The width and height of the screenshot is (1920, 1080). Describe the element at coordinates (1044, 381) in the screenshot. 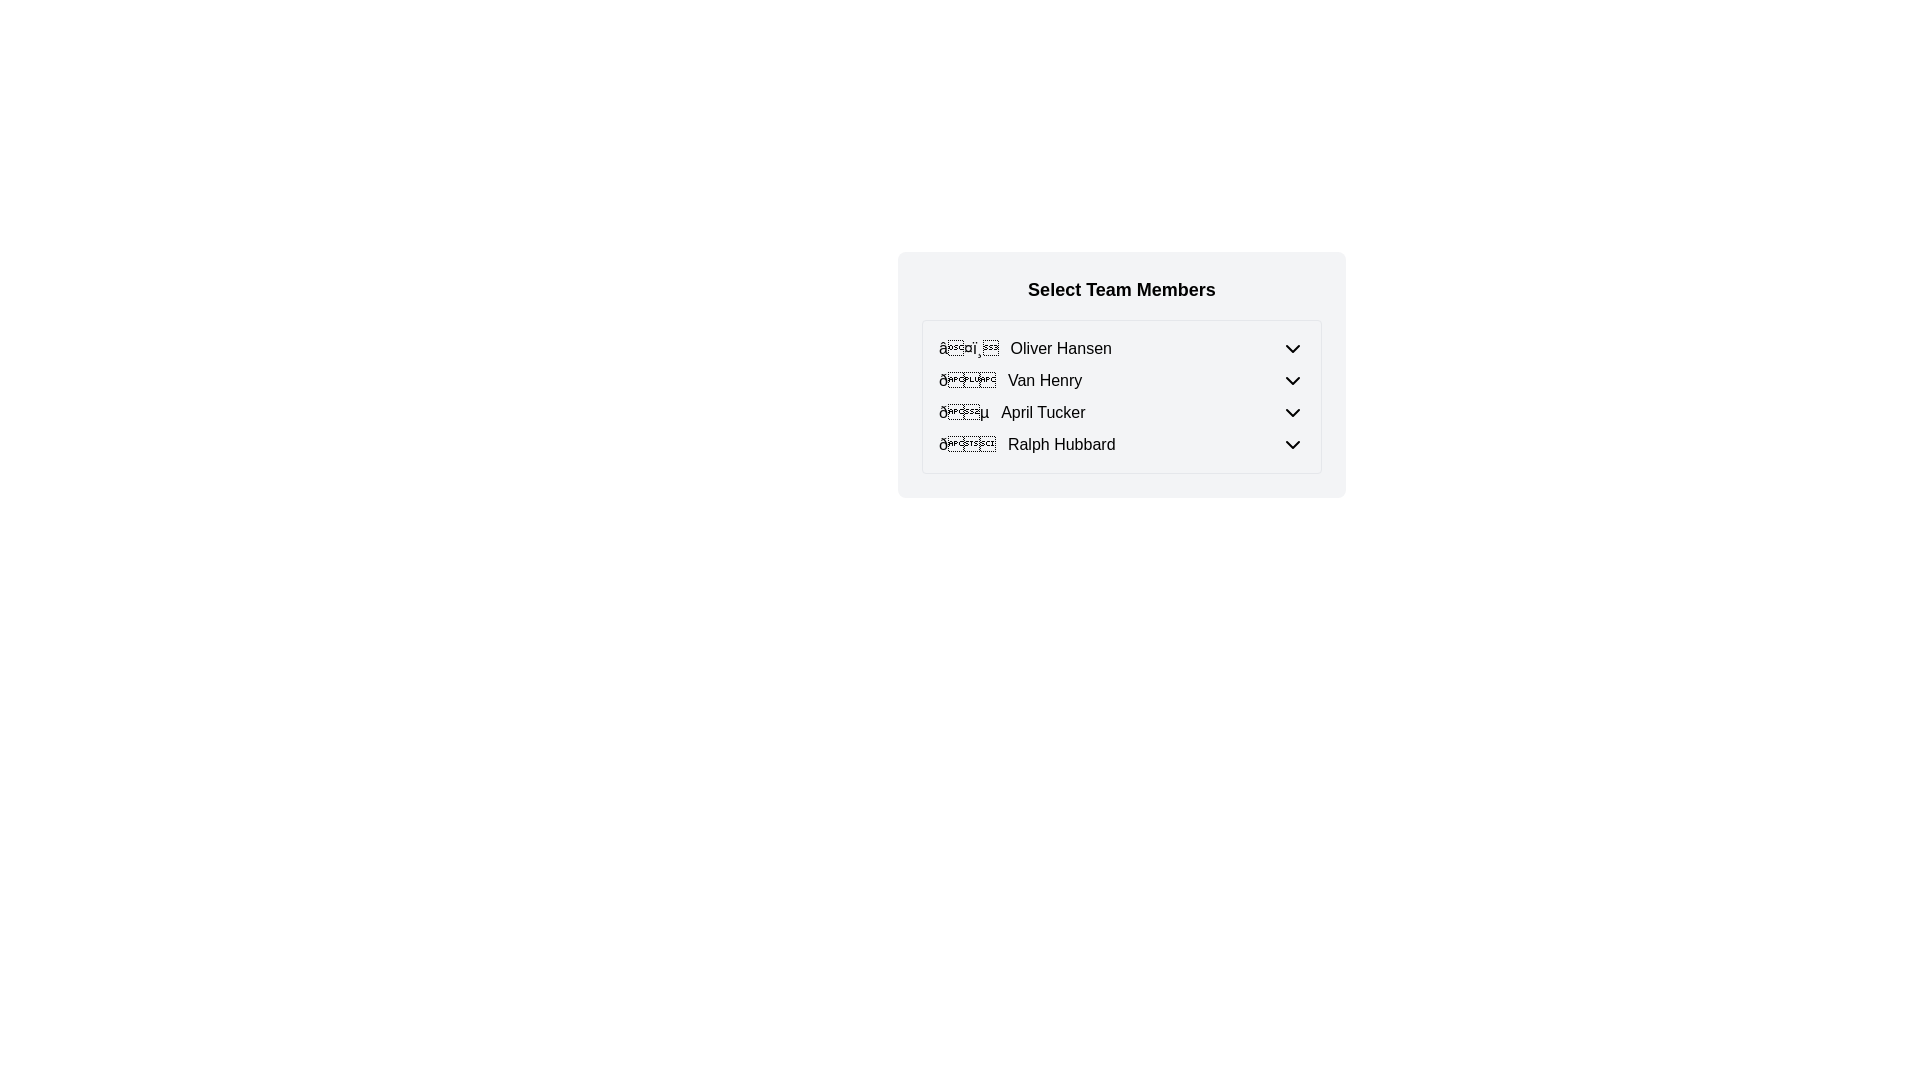

I see `the content of the text label displaying 'Van Henry', which is the second item in the selection list of team members` at that location.